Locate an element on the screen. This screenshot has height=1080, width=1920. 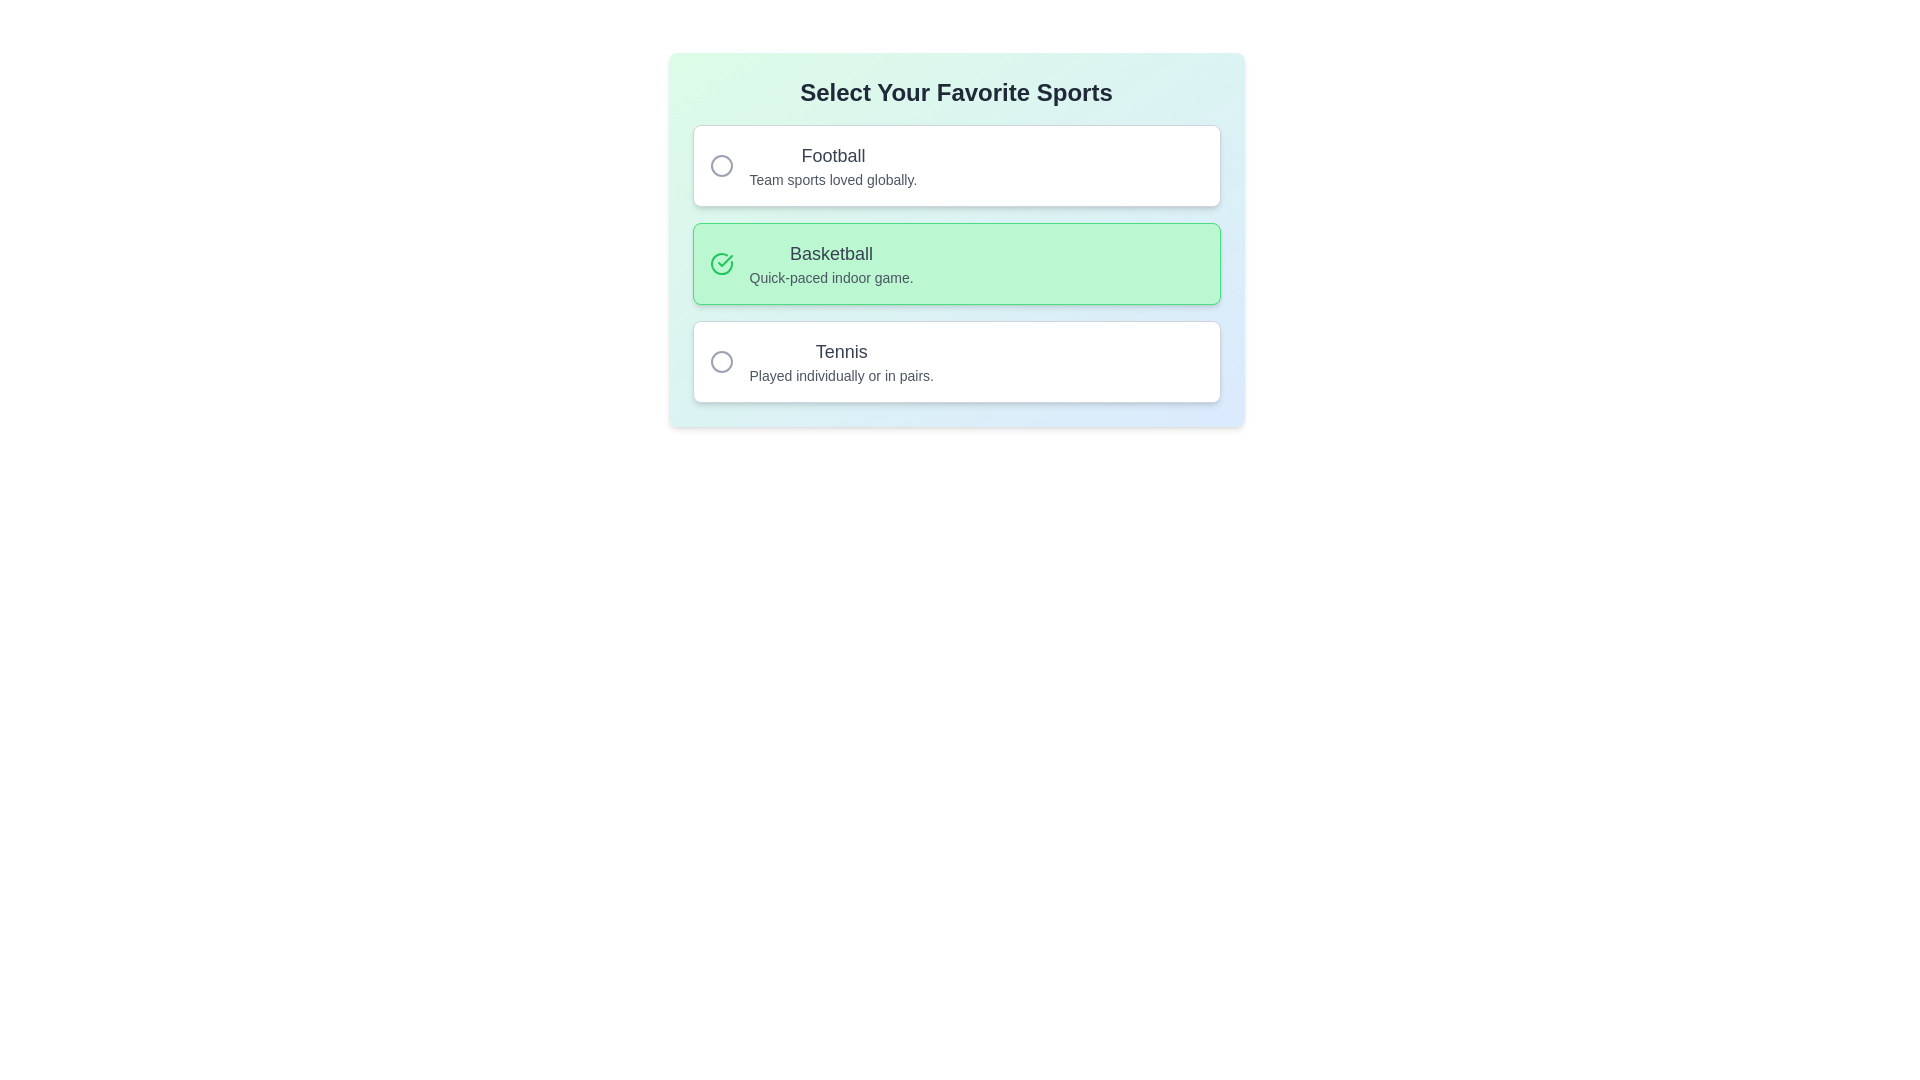
the text label displaying 'Football', which is the first line of text in the sports preferences list is located at coordinates (833, 154).